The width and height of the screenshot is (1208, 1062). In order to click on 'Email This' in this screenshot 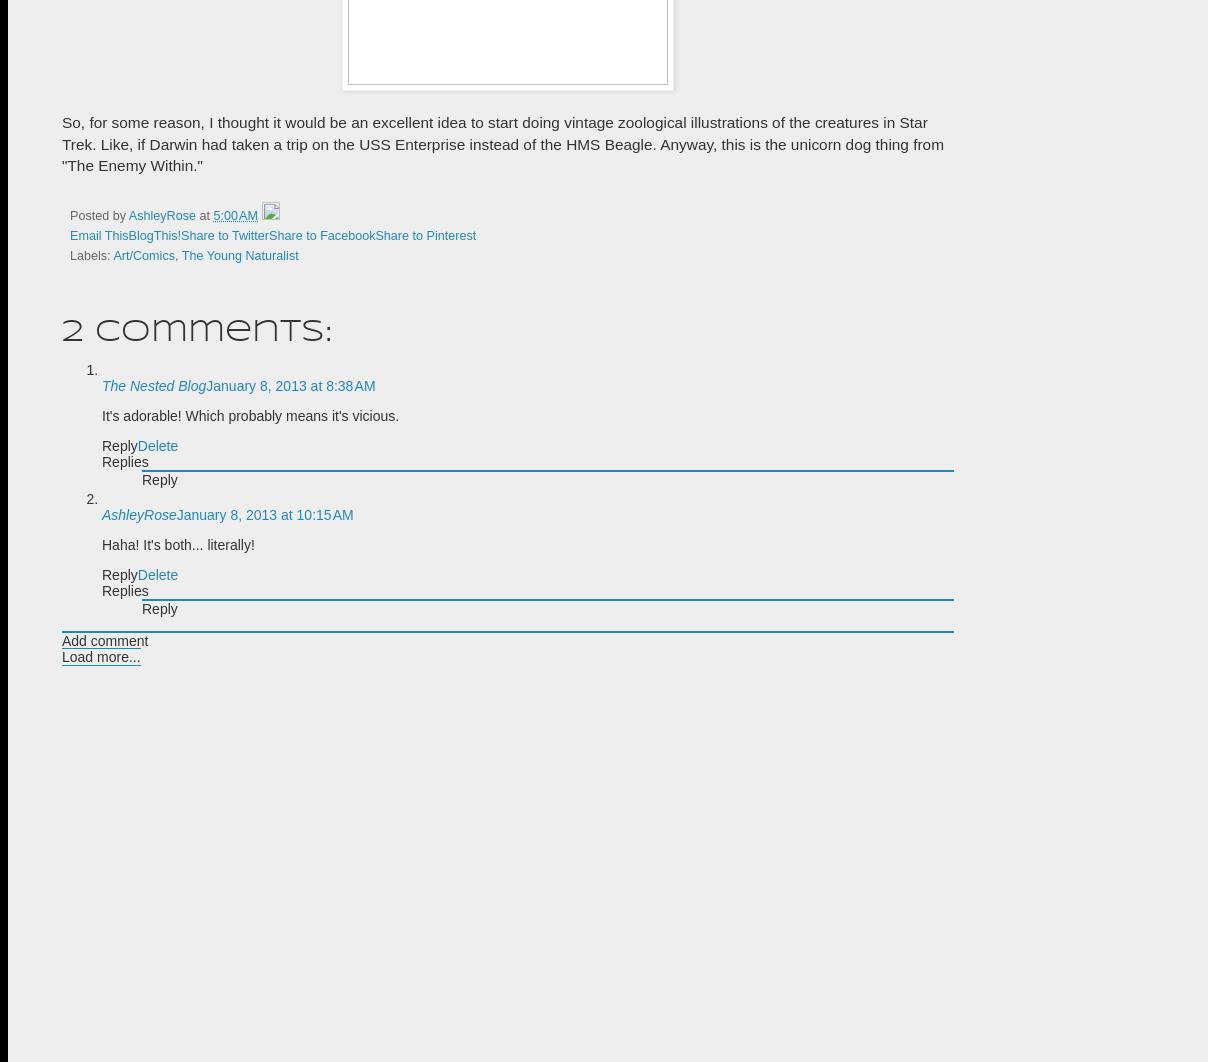, I will do `click(98, 235)`.